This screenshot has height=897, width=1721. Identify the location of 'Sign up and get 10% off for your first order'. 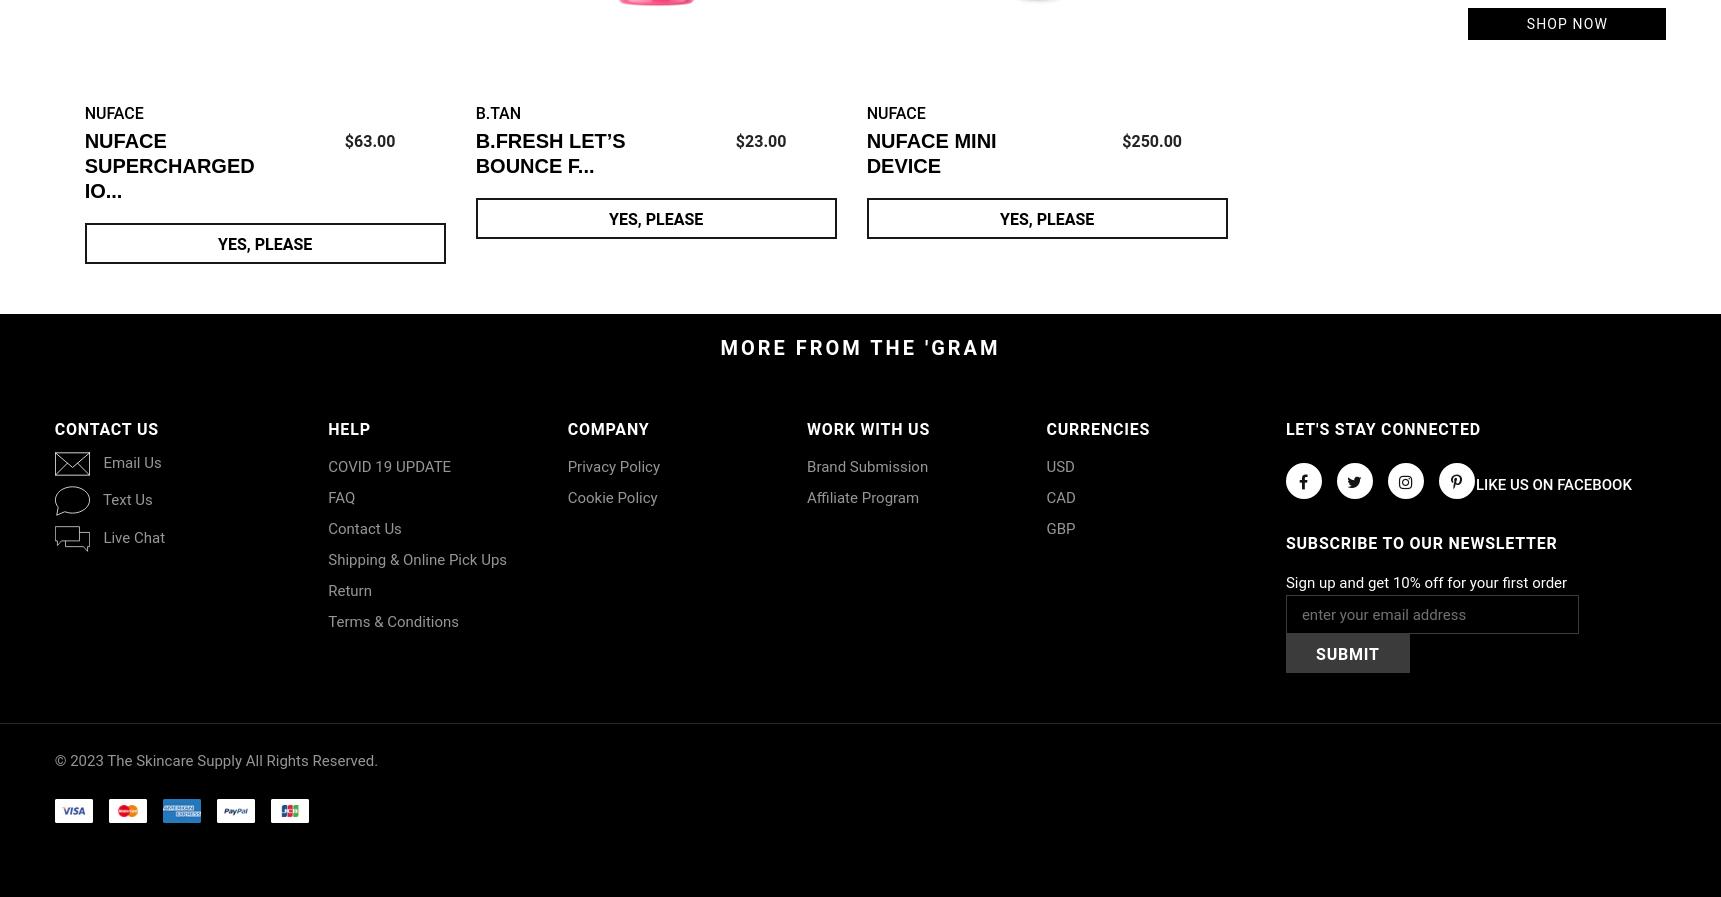
(1426, 582).